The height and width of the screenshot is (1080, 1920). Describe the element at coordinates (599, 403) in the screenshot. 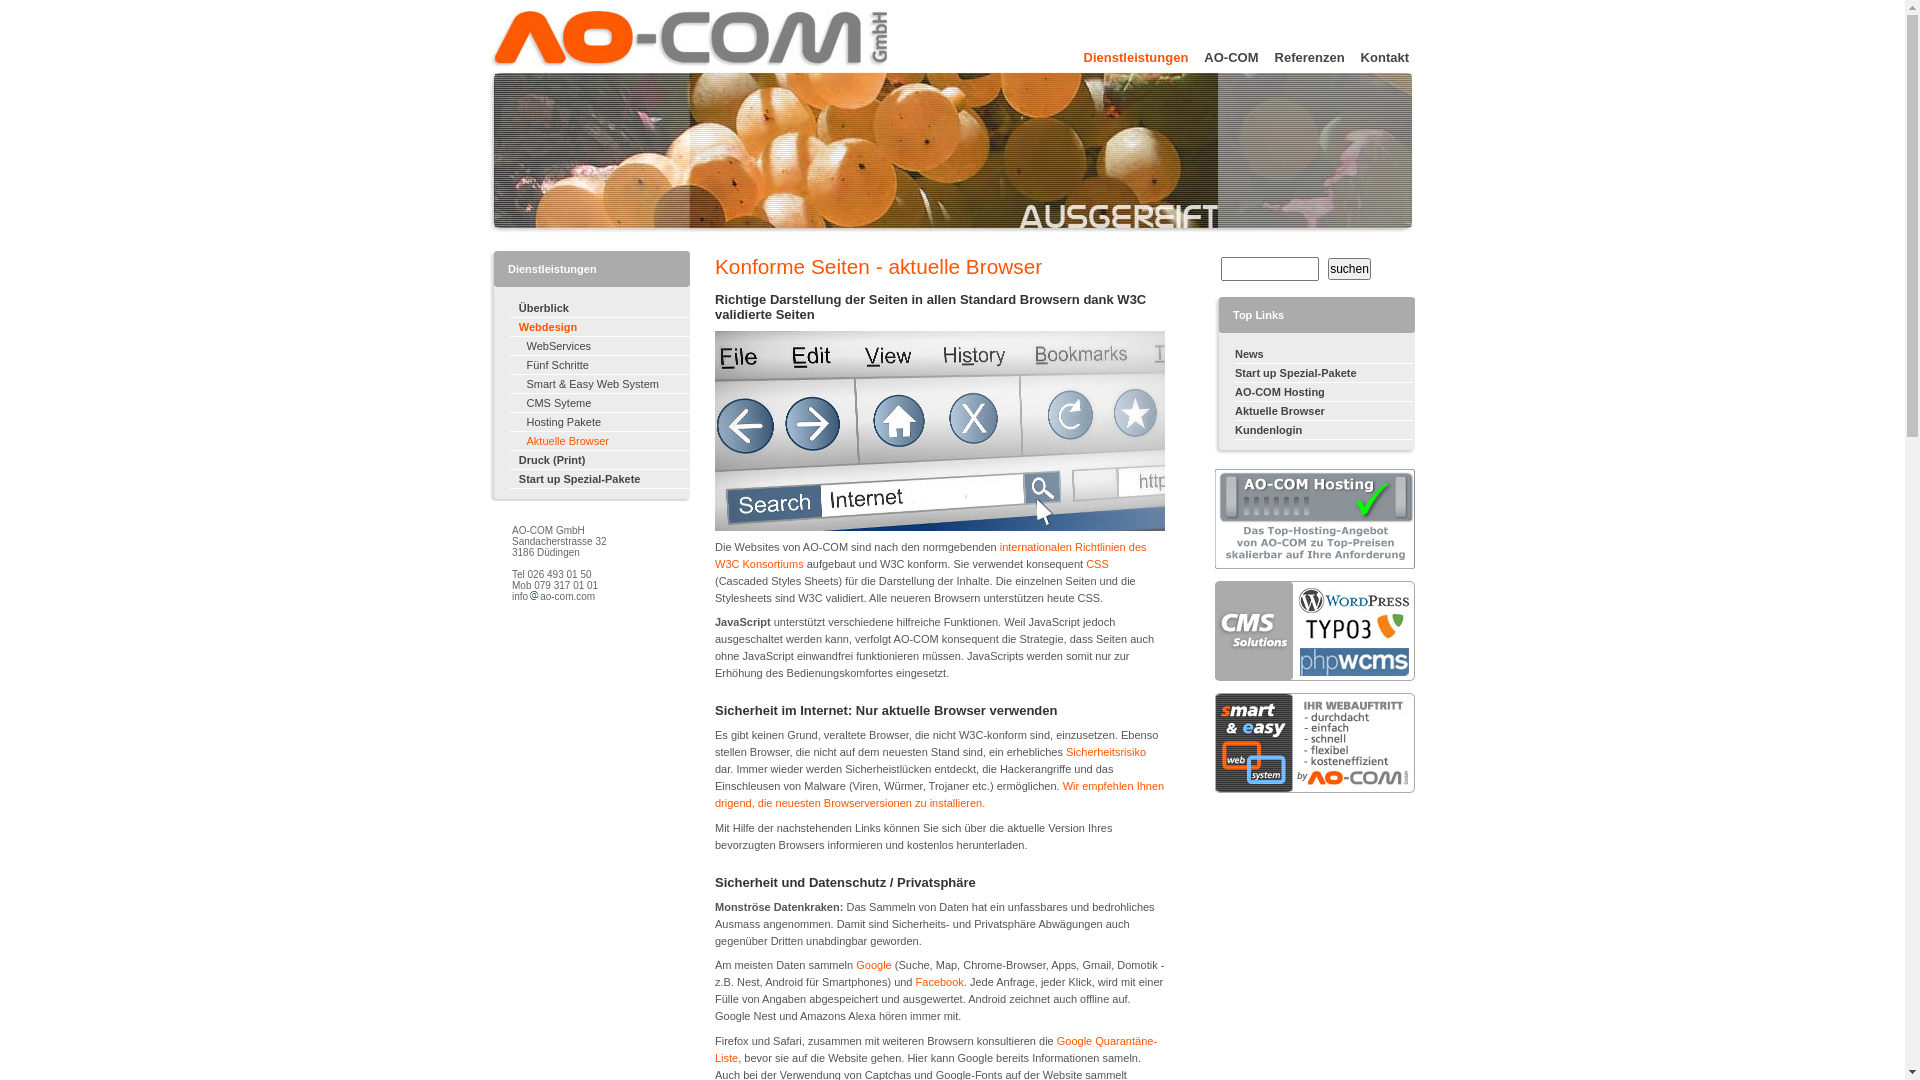

I see `'CMS Syteme'` at that location.